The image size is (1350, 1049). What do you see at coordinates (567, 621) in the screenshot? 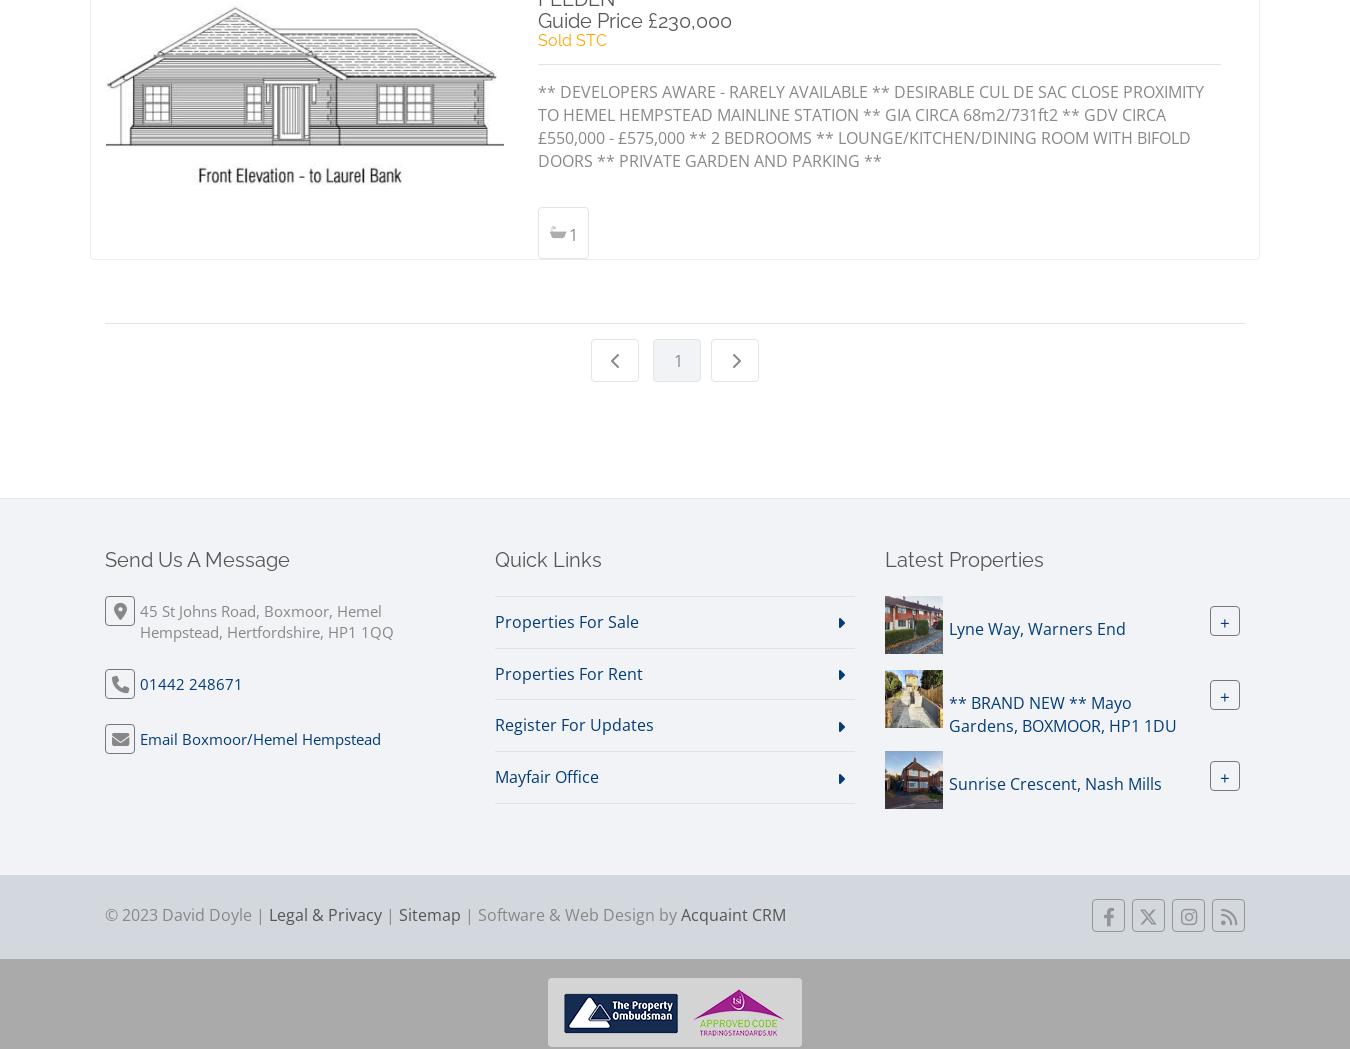
I see `'Properties For Sale'` at bounding box center [567, 621].